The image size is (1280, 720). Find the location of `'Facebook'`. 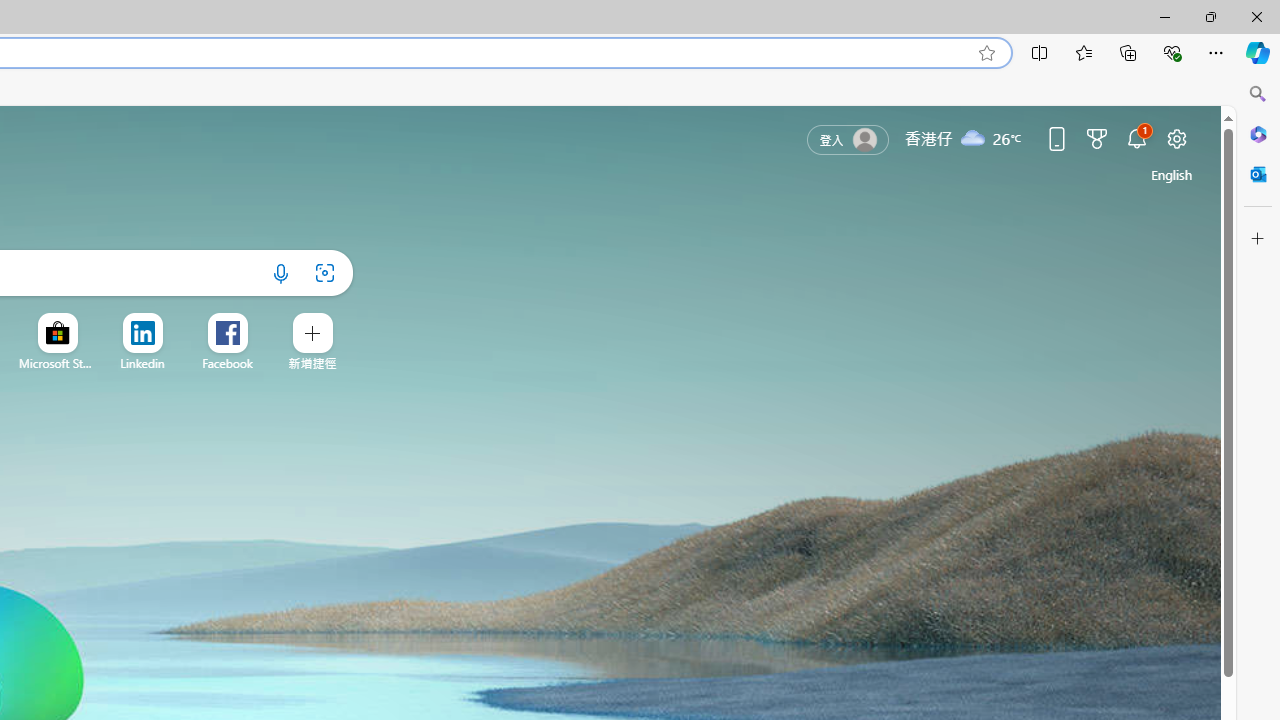

'Facebook' is located at coordinates (227, 363).